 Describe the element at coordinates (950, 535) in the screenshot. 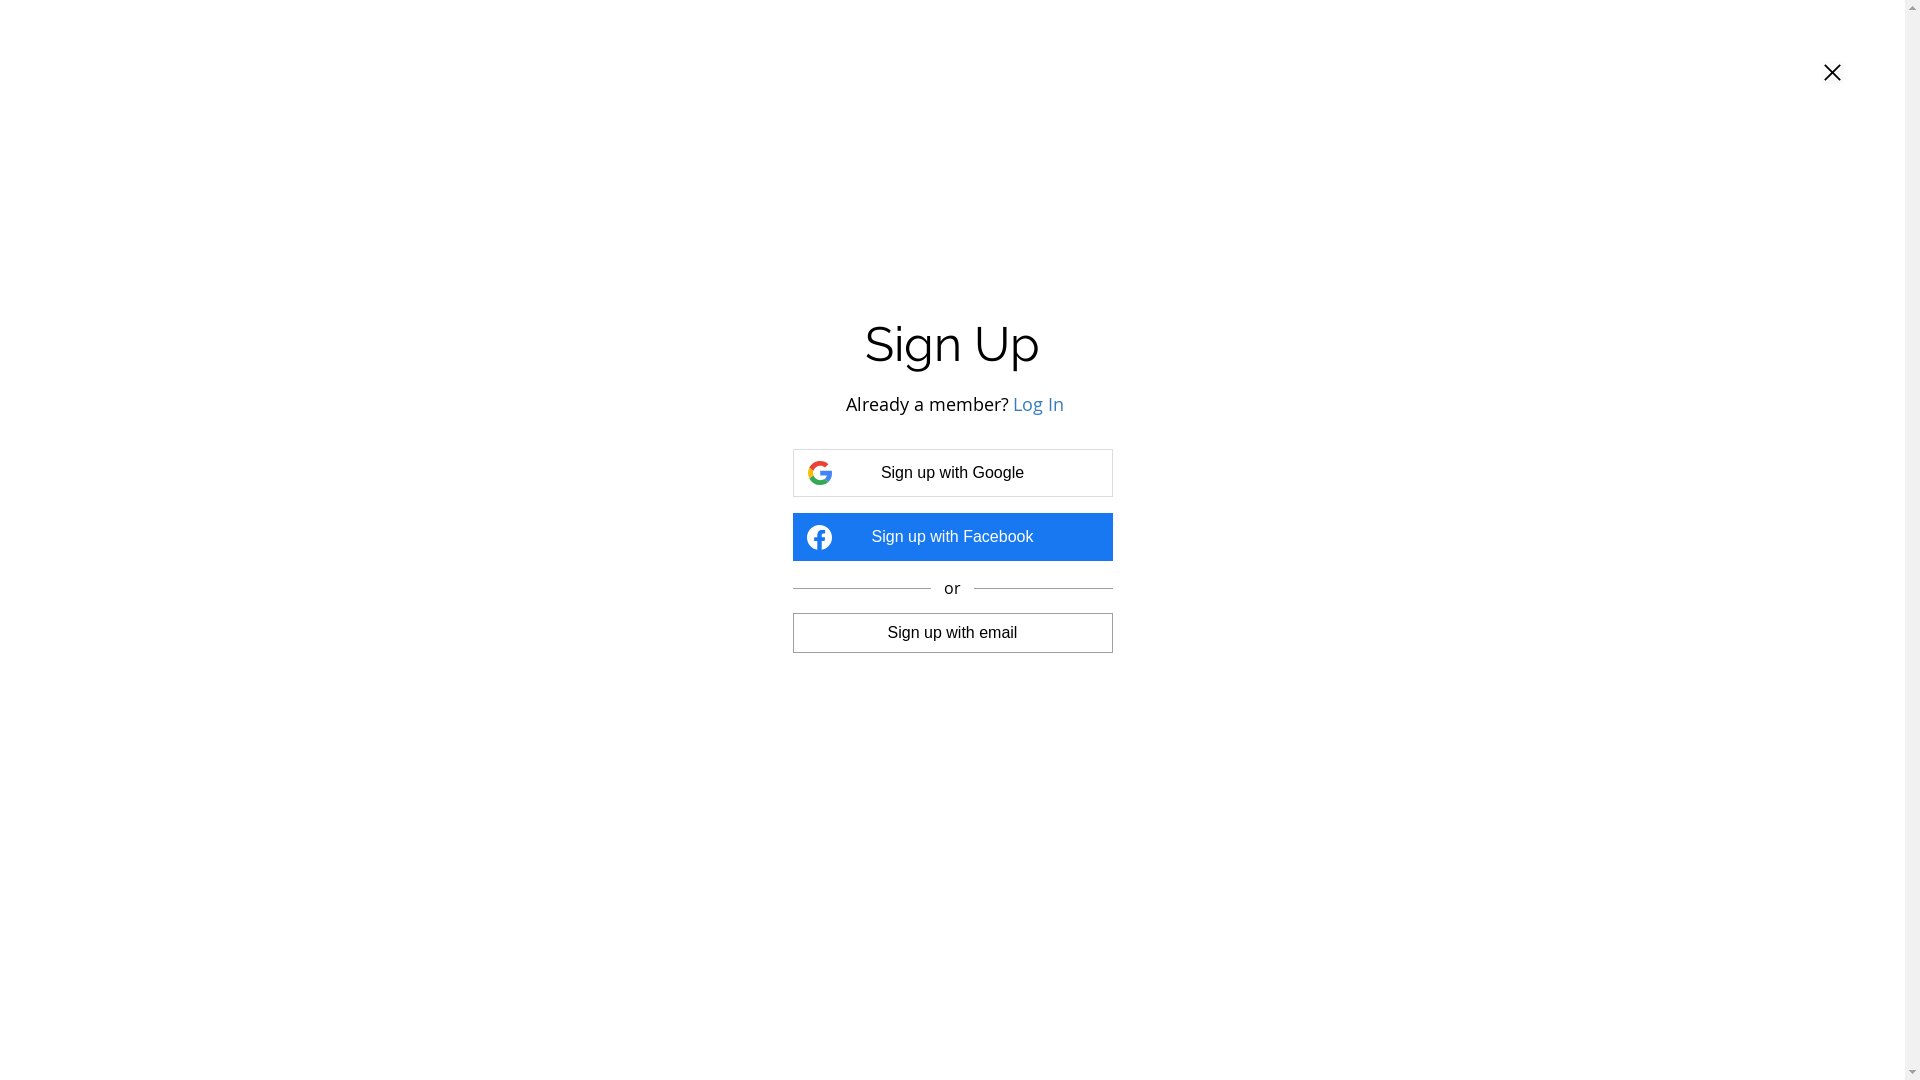

I see `'Sign up with Facebook'` at that location.